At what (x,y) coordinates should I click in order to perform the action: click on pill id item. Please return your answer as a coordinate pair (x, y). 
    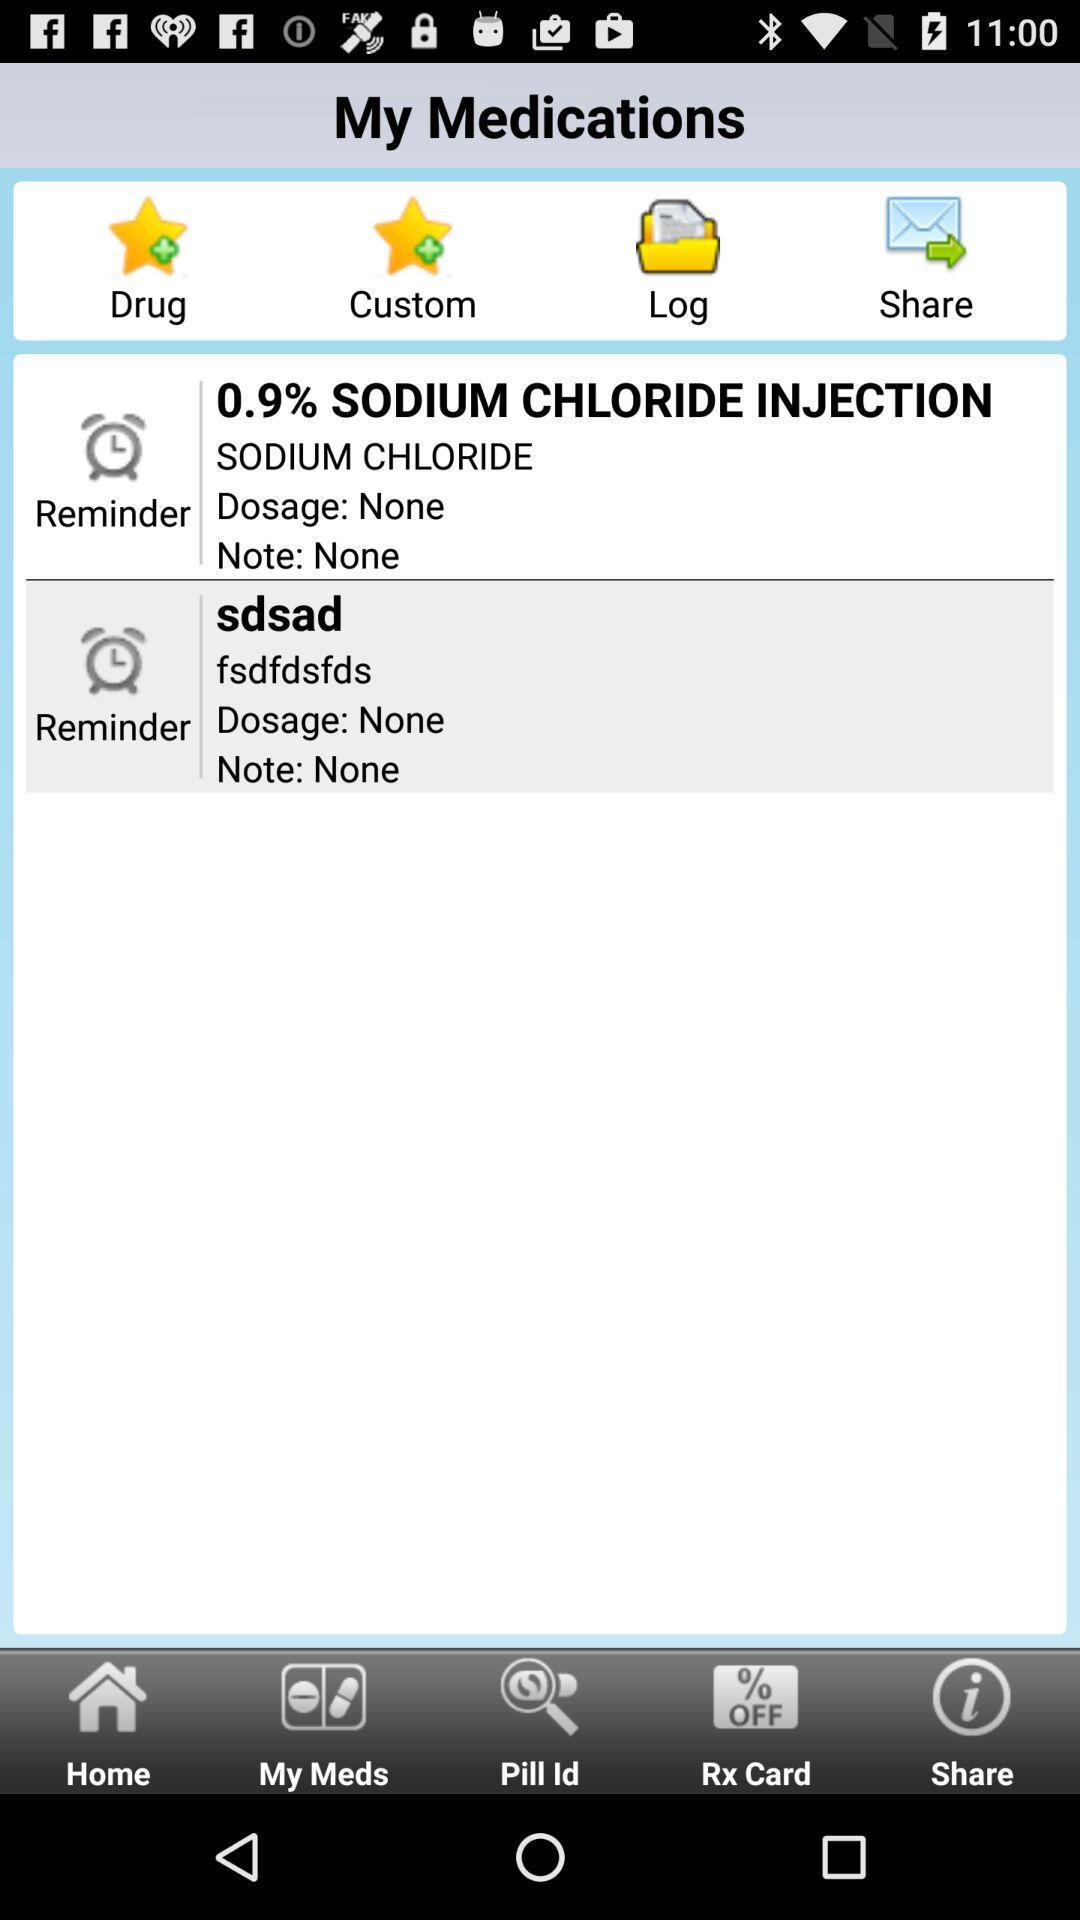
    Looking at the image, I should click on (540, 1719).